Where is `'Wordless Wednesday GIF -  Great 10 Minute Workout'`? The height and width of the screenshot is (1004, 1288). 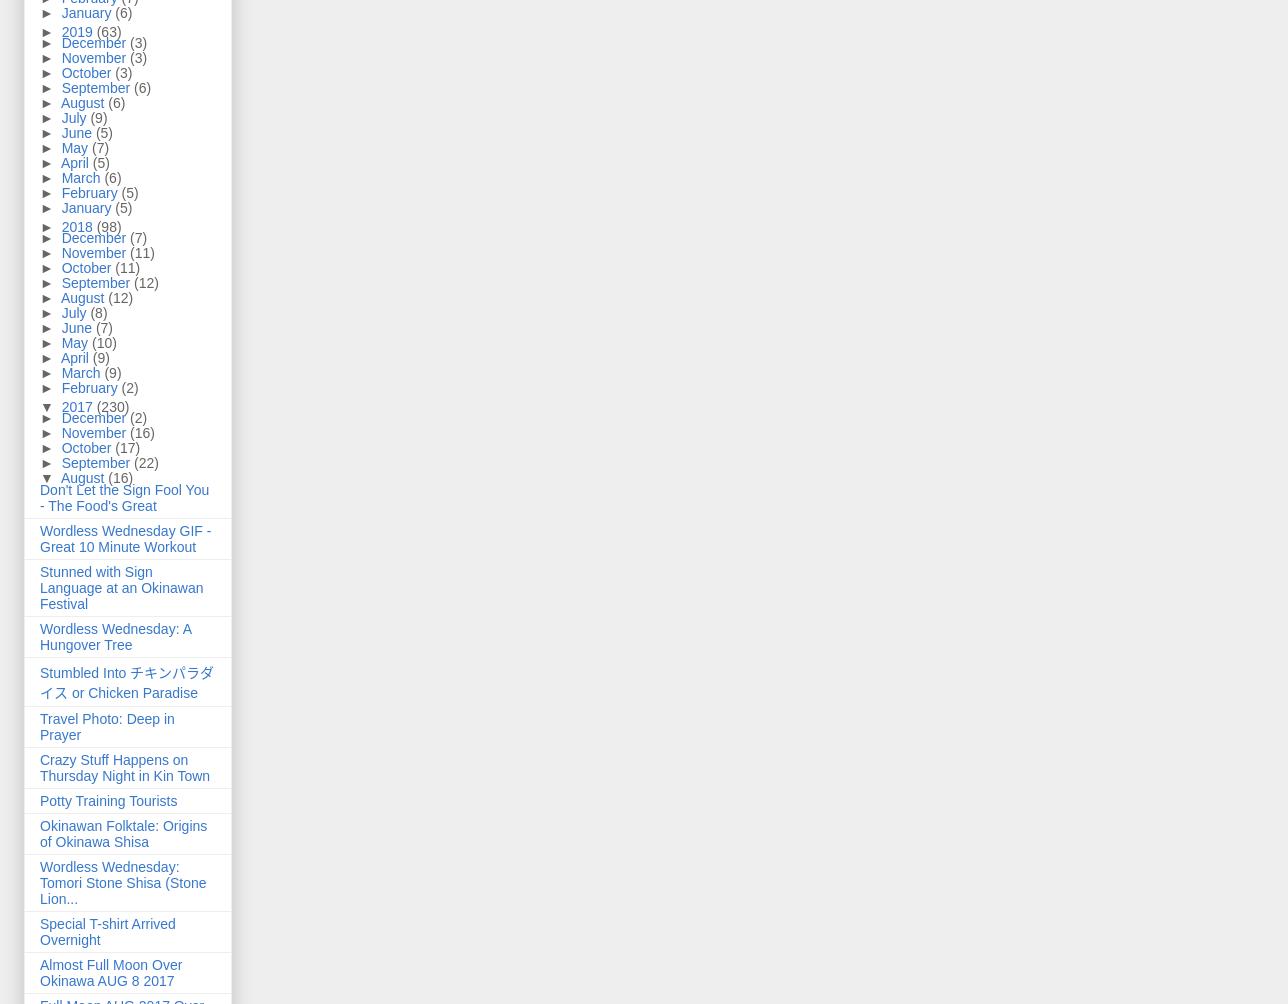
'Wordless Wednesday GIF -  Great 10 Minute Workout' is located at coordinates (125, 538).